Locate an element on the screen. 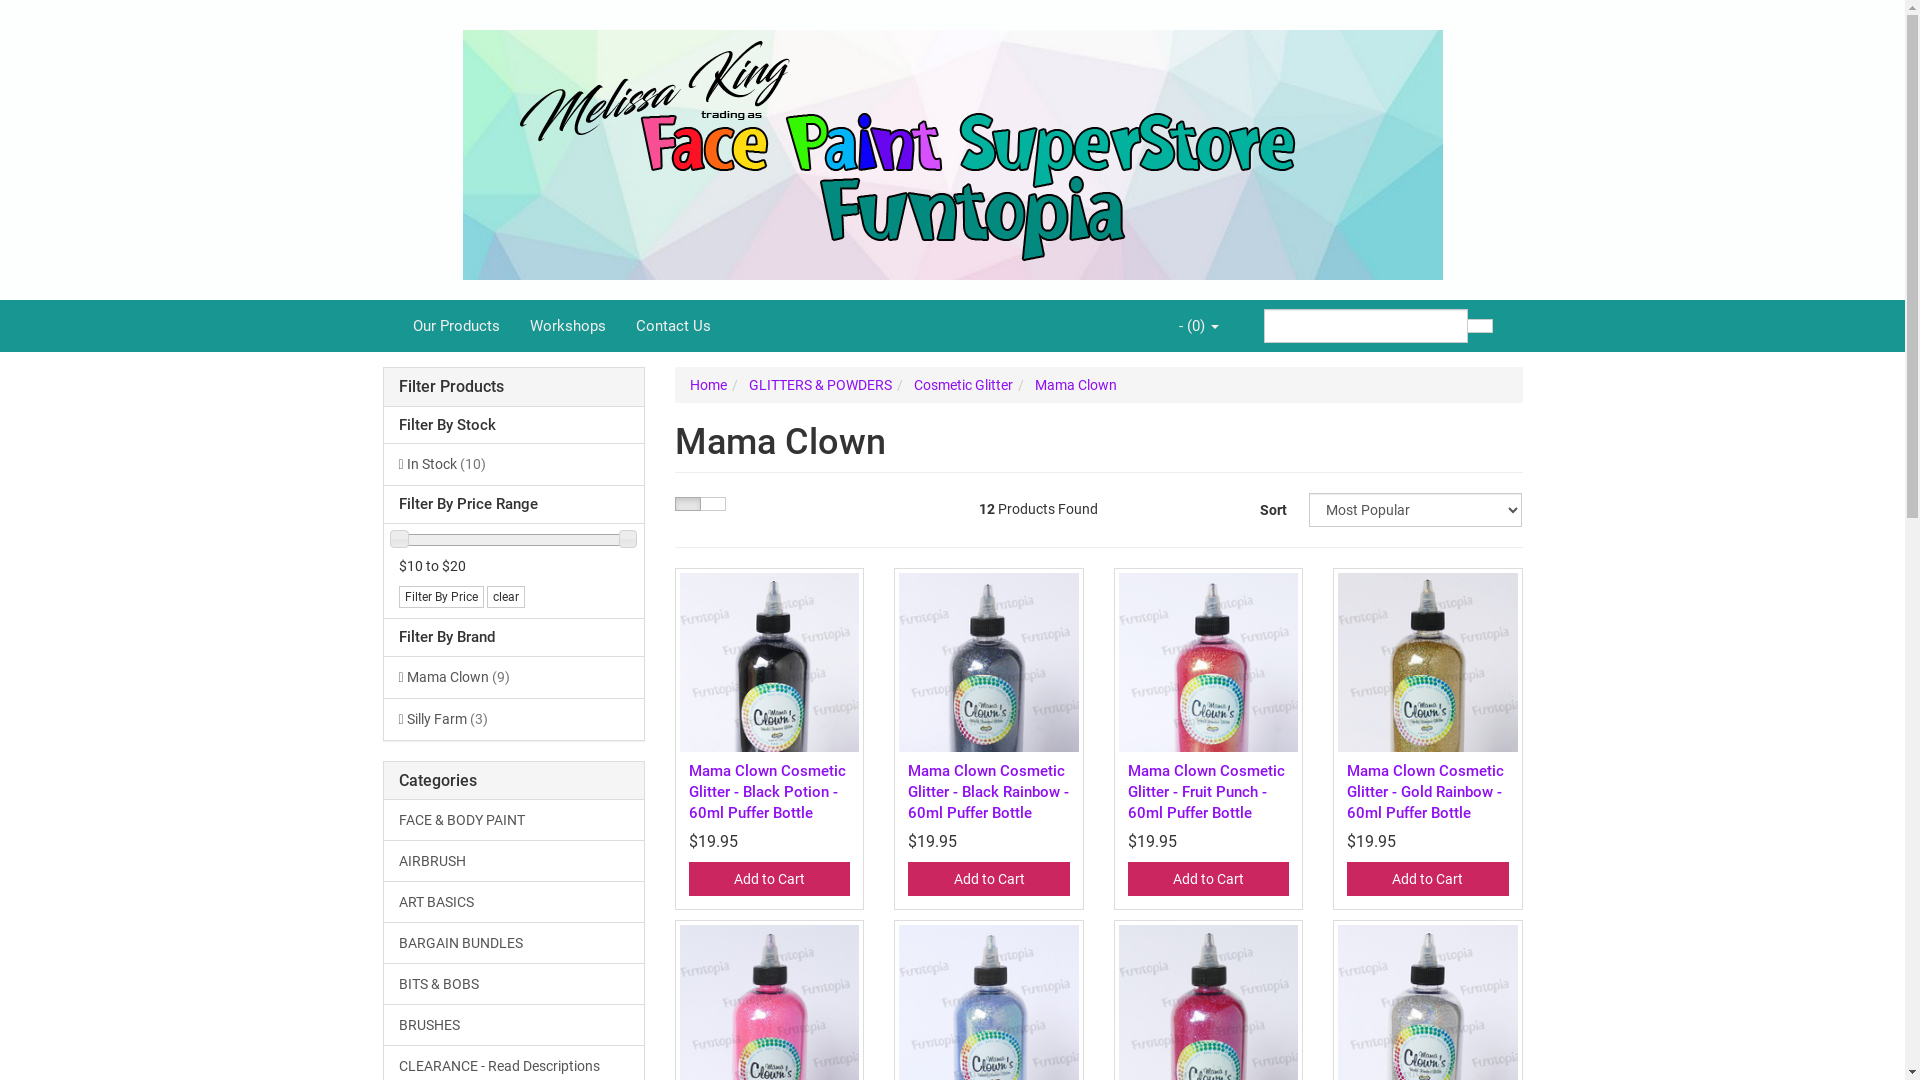 This screenshot has height=1080, width=1920. 'Our Products' is located at coordinates (455, 325).